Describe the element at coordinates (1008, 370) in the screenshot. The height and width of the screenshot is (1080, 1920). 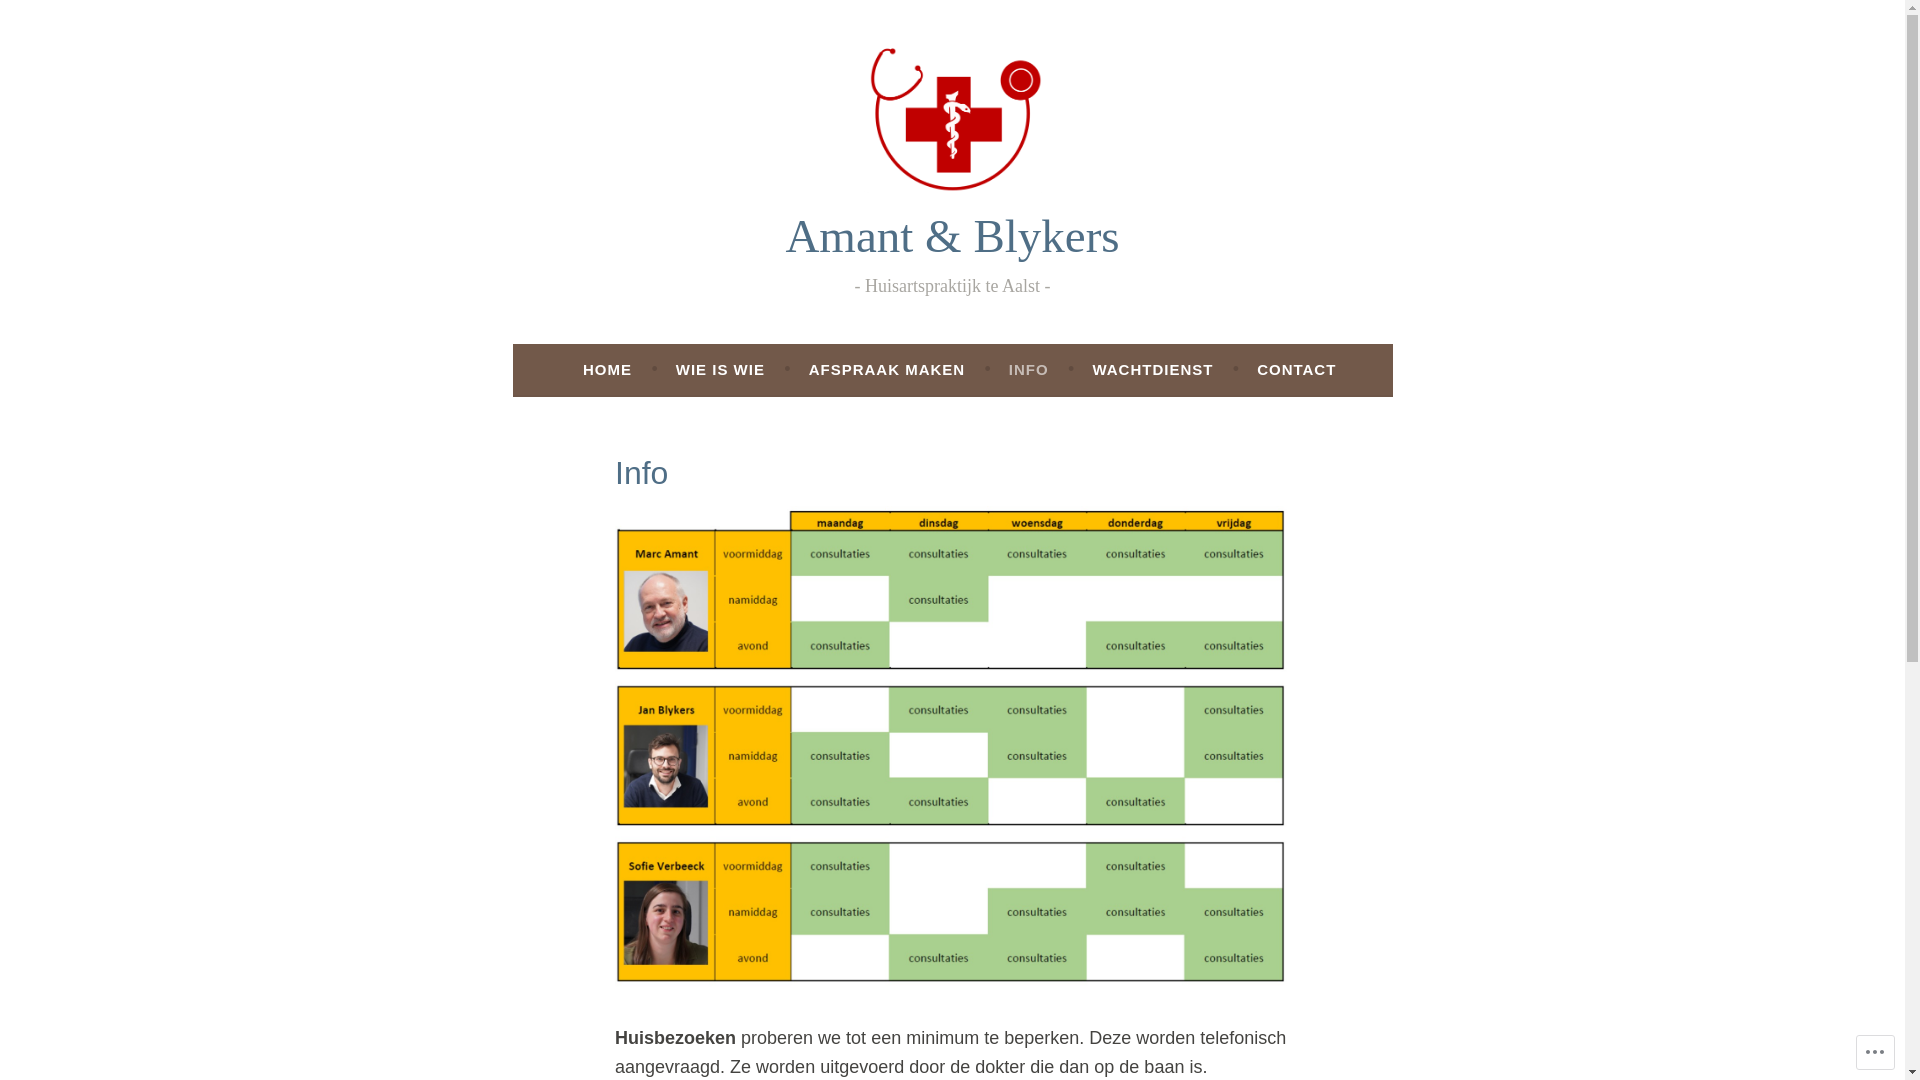
I see `'INFO'` at that location.